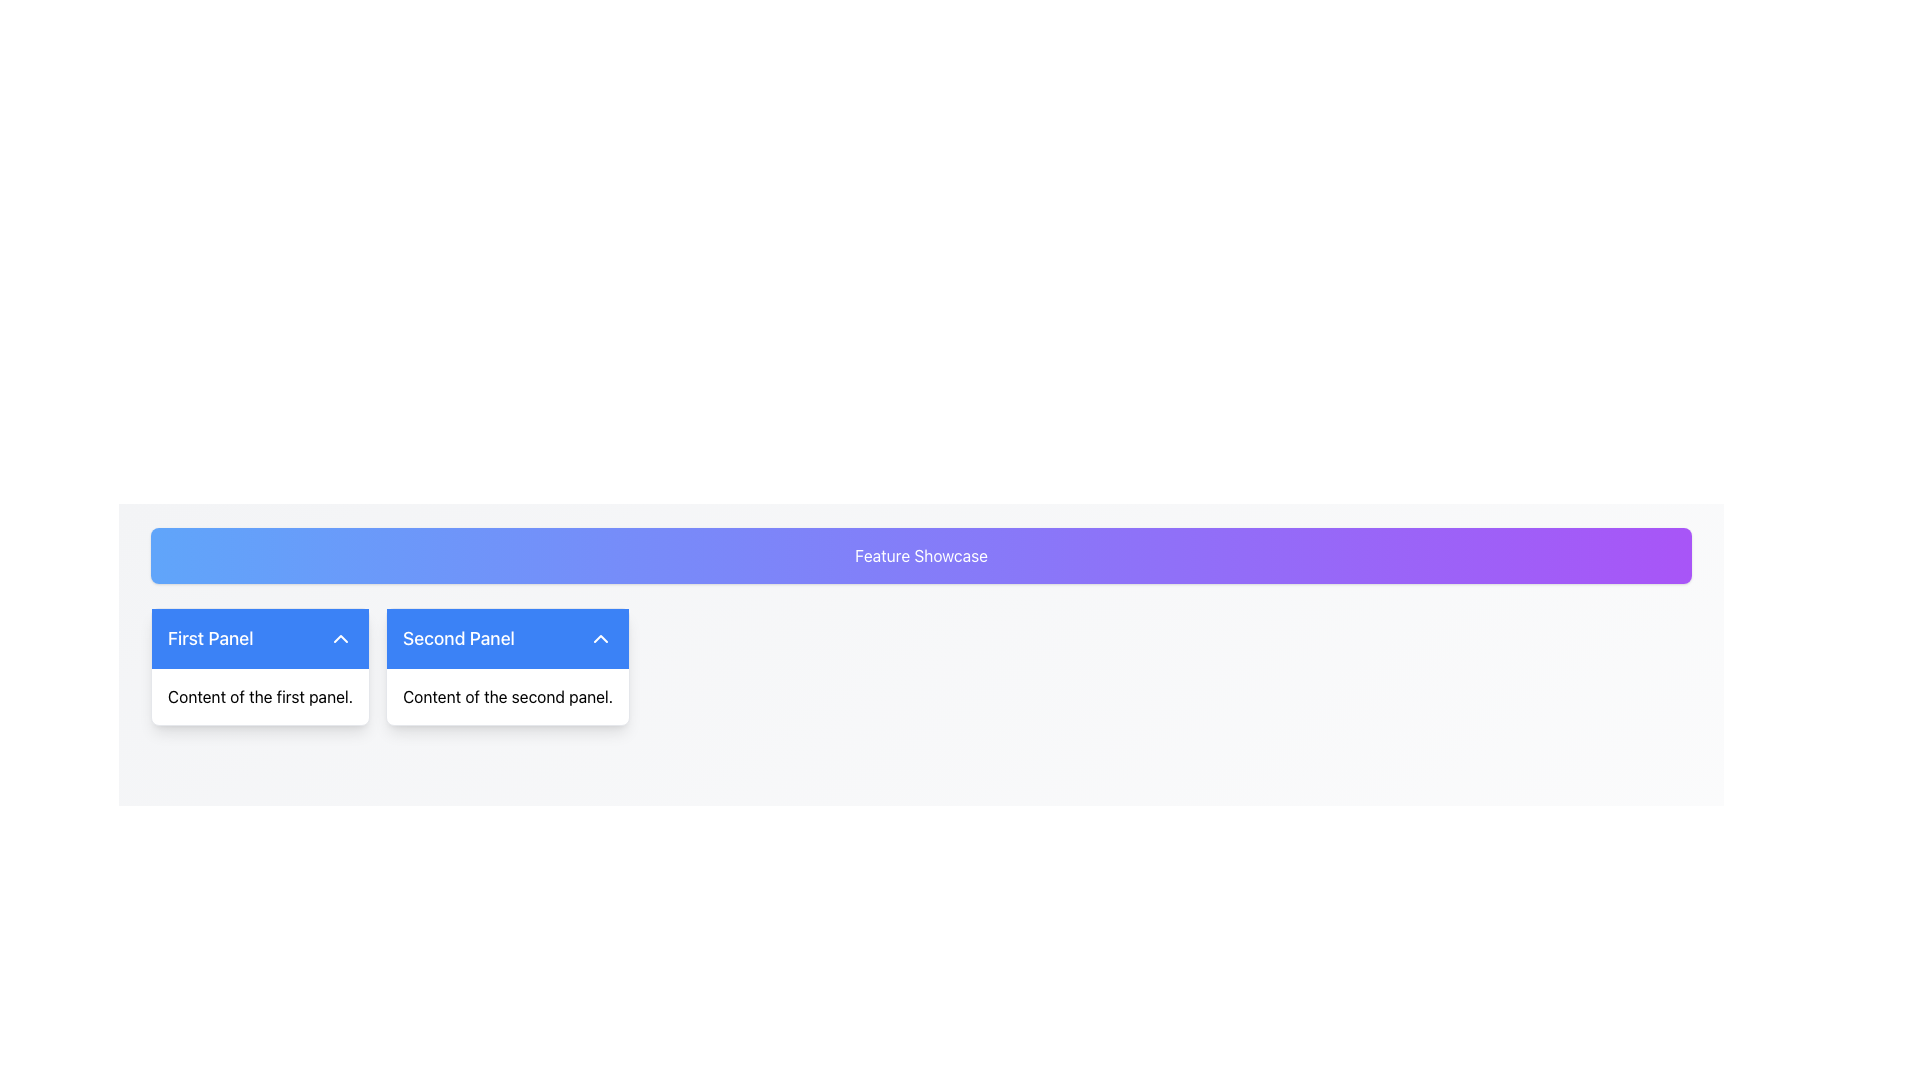  I want to click on the chevron icon located in the top-right section of the 'First Panel' header, so click(340, 639).